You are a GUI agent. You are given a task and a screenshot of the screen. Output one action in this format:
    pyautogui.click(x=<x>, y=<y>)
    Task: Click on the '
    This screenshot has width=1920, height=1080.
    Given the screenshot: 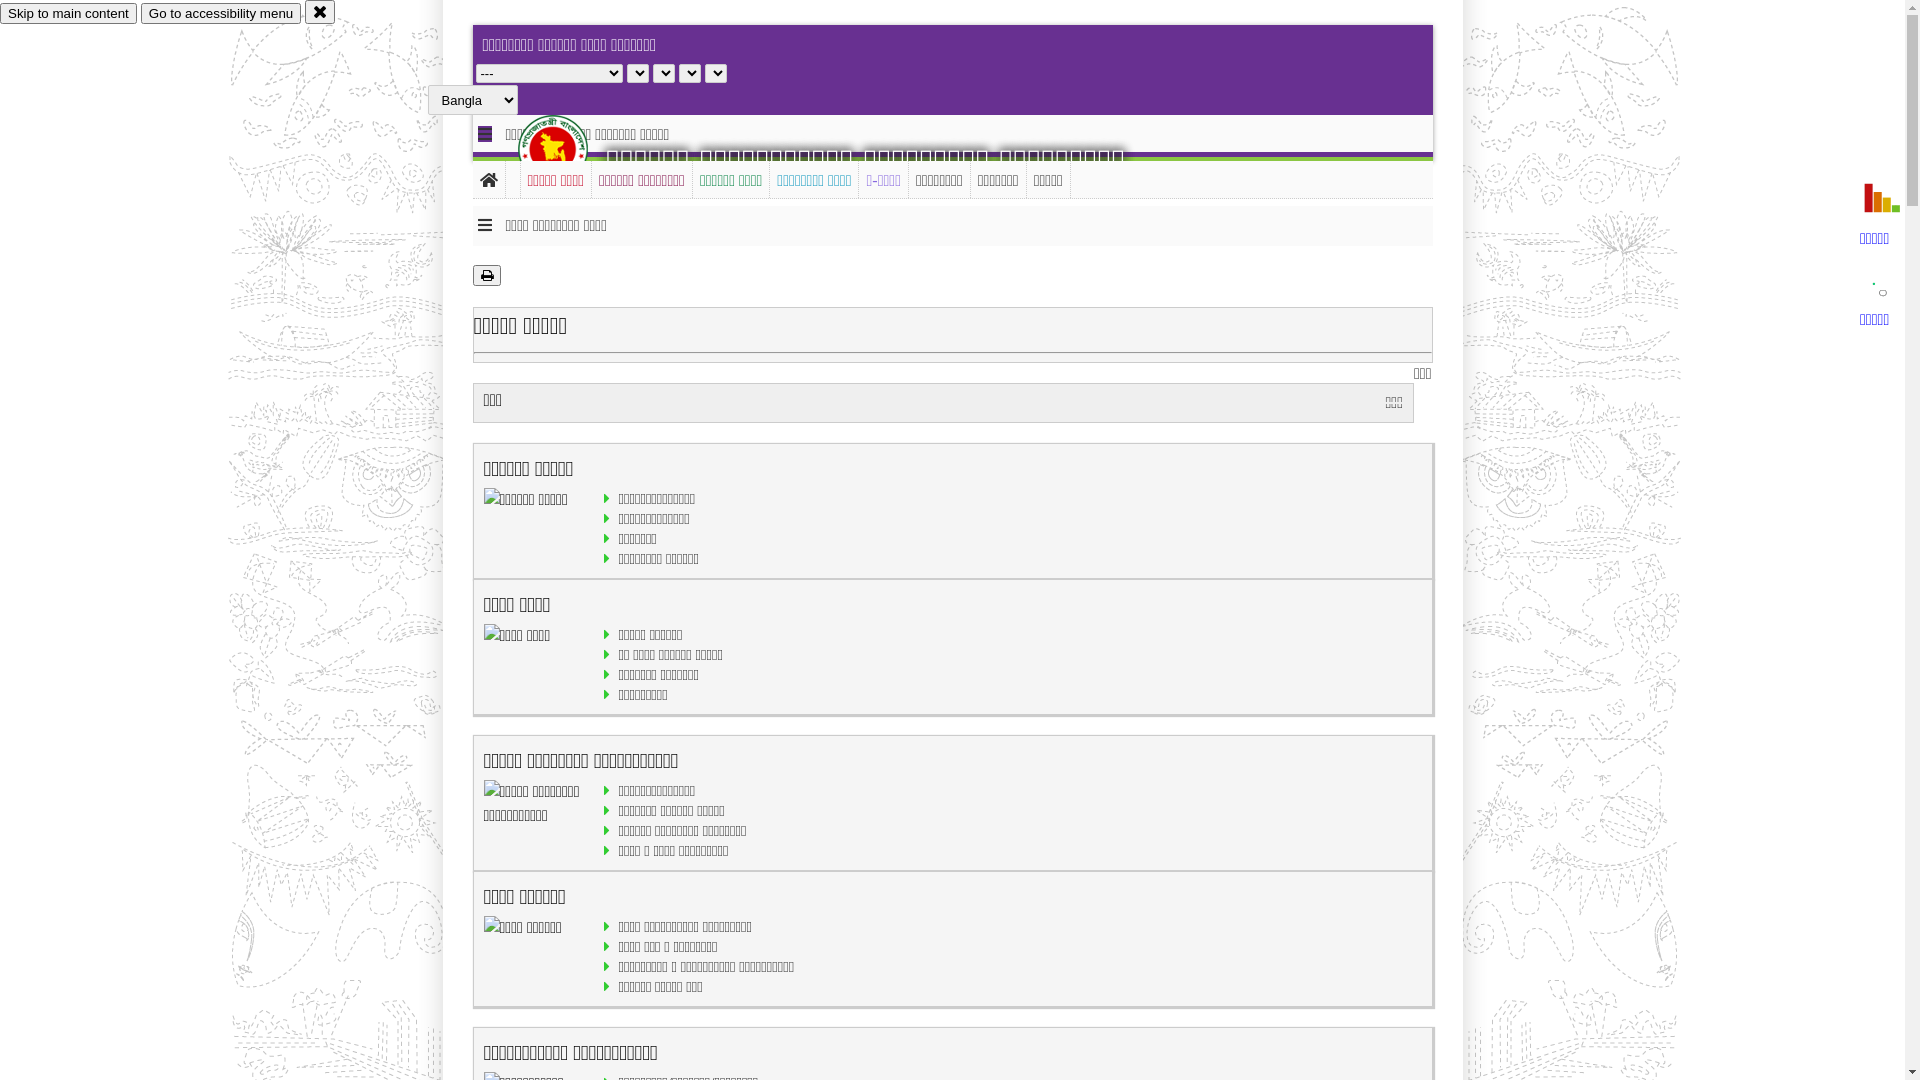 What is the action you would take?
    pyautogui.click(x=569, y=148)
    